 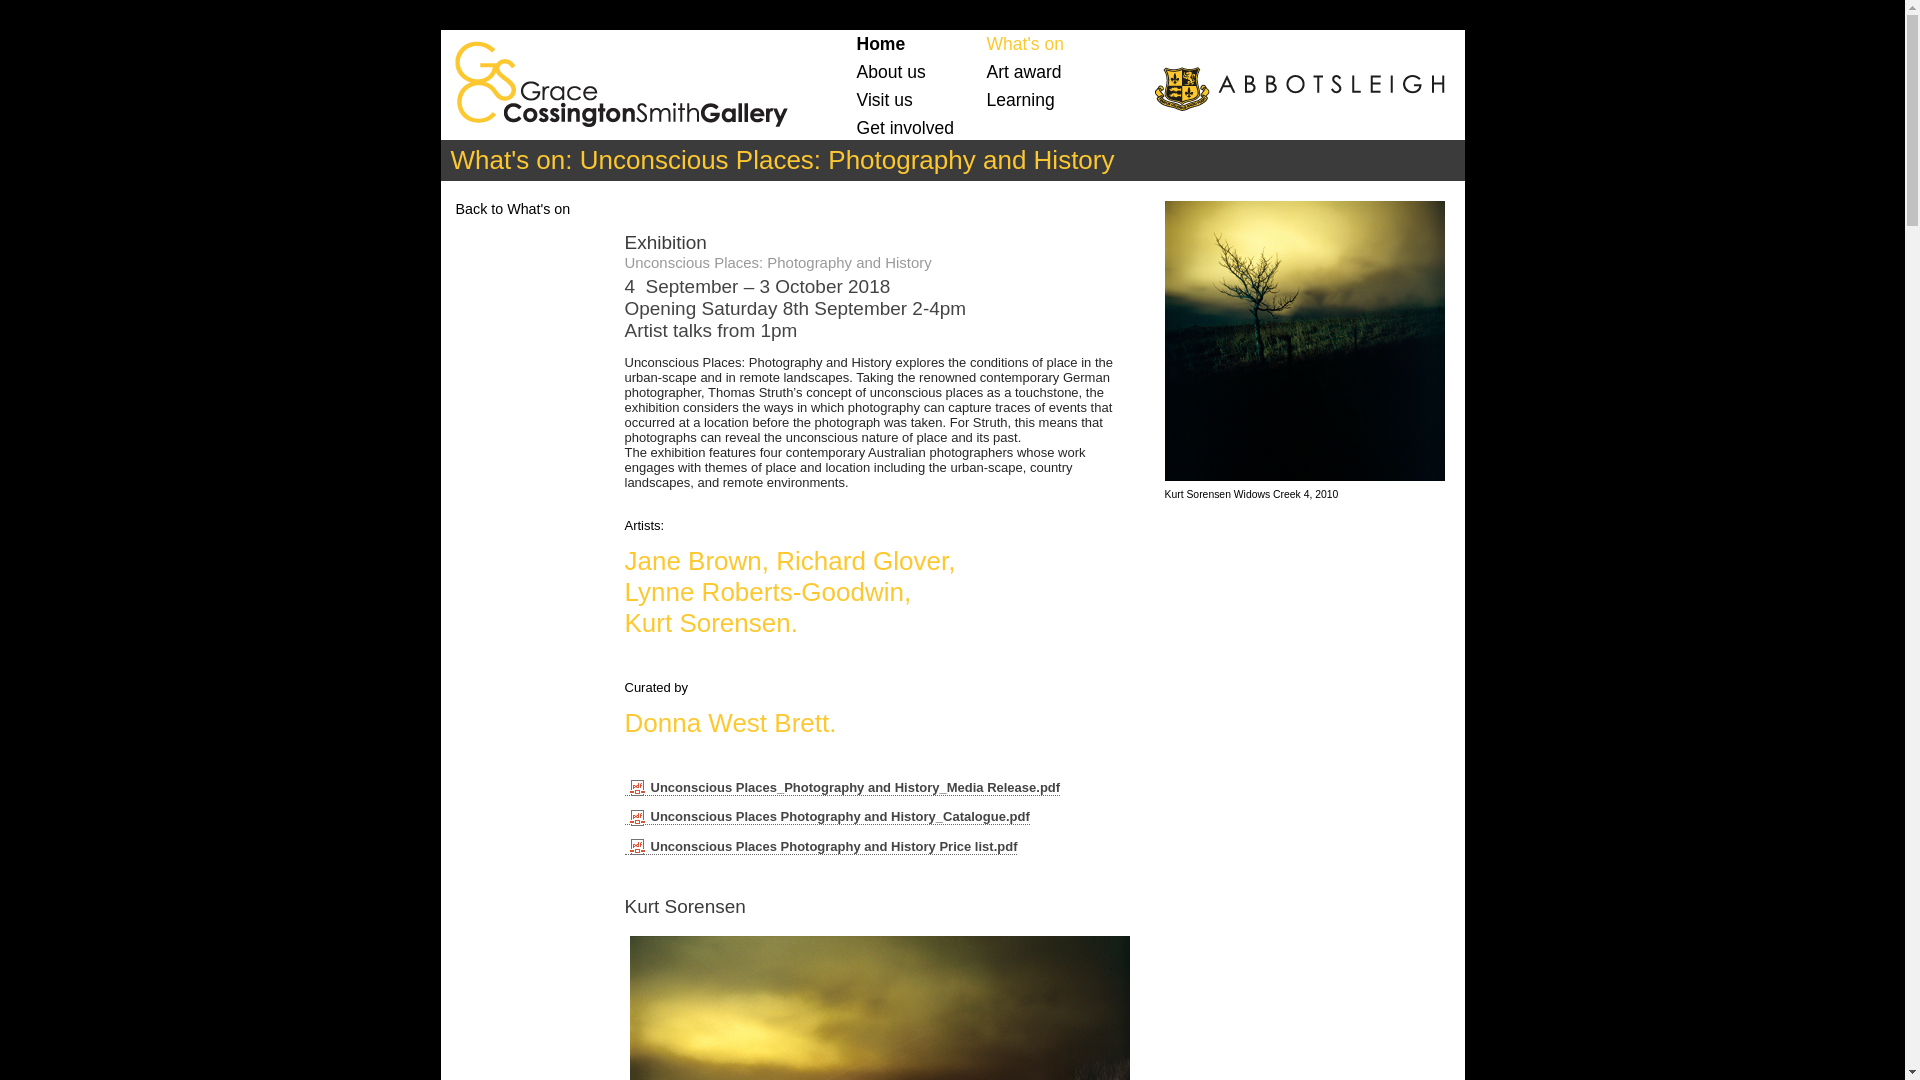 What do you see at coordinates (890, 71) in the screenshot?
I see `'About us'` at bounding box center [890, 71].